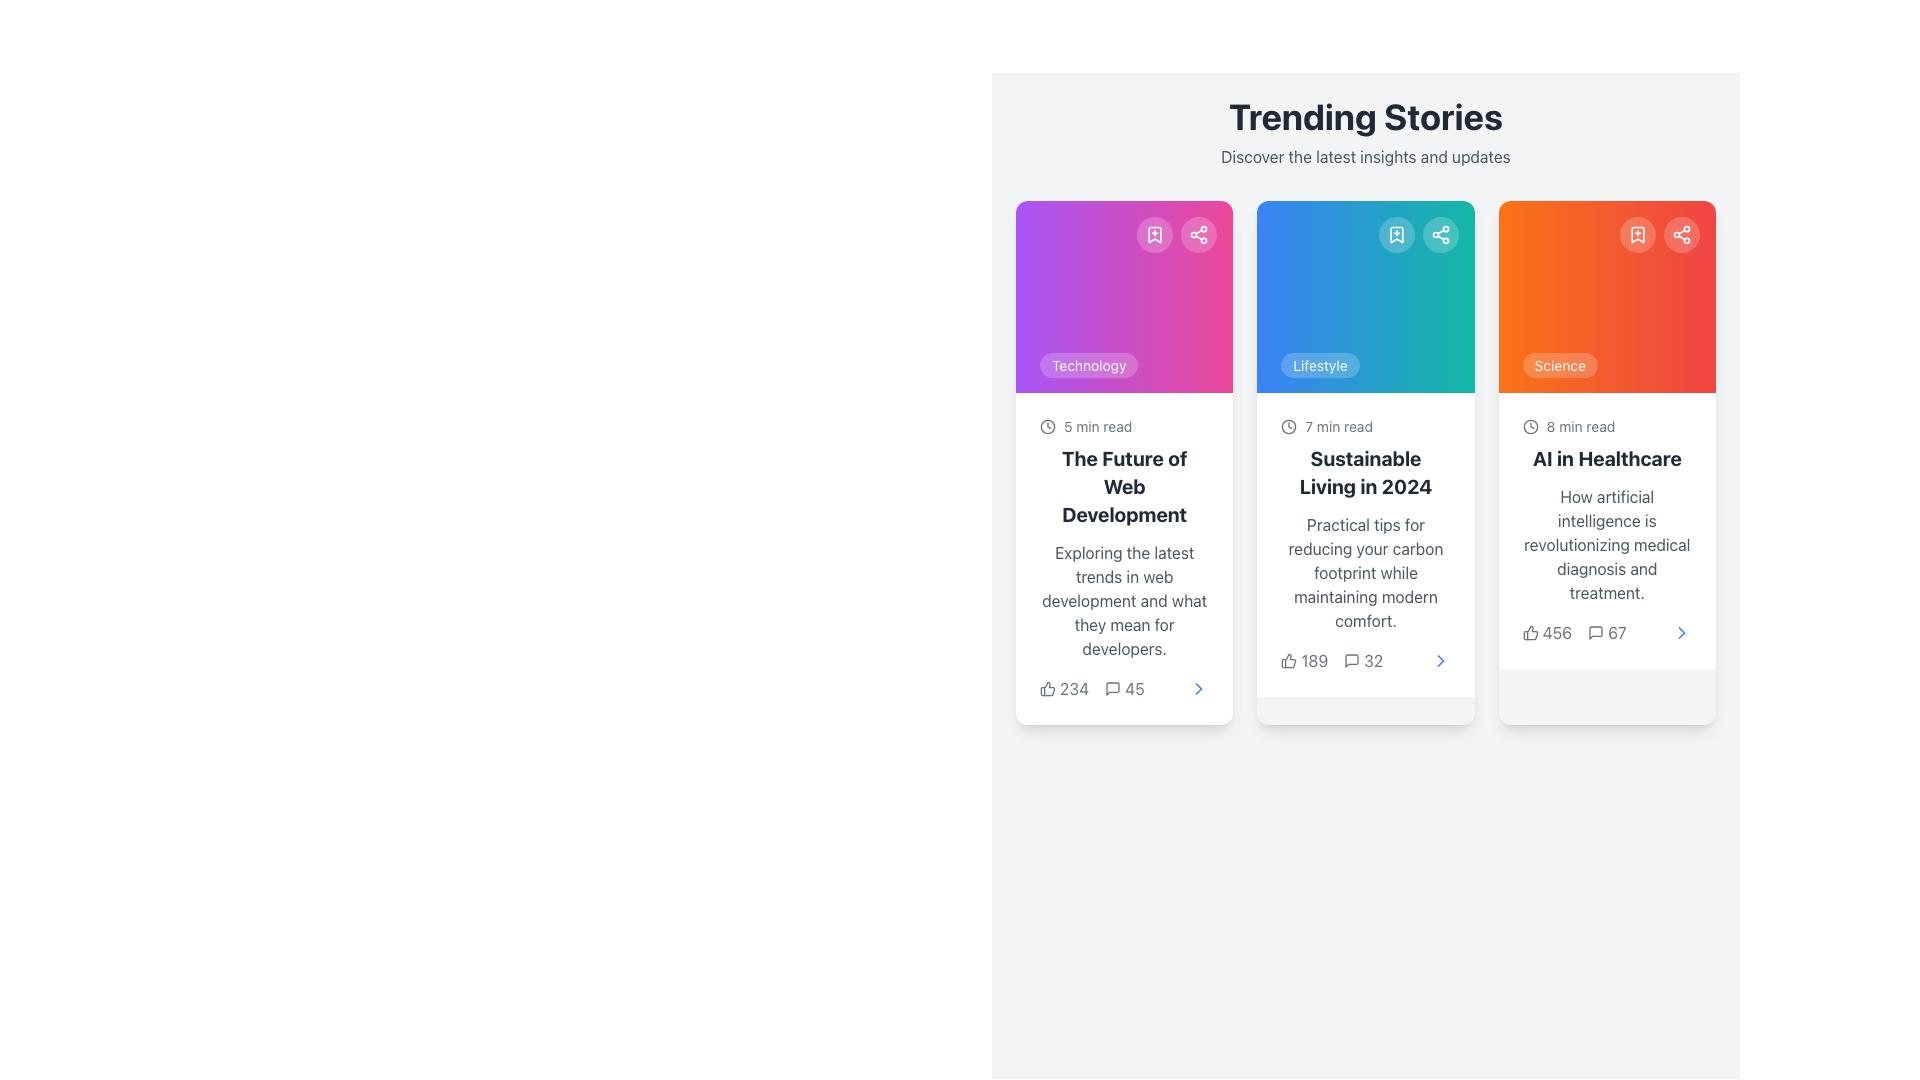 Image resolution: width=1920 pixels, height=1080 pixels. What do you see at coordinates (1556, 632) in the screenshot?
I see `the text label displaying '456', which is styled in a slightly bold font and gray color, located to the right of a thumbs-up icon in the bottom section of the 'Science' card in the 'Trending Stories' section` at bounding box center [1556, 632].